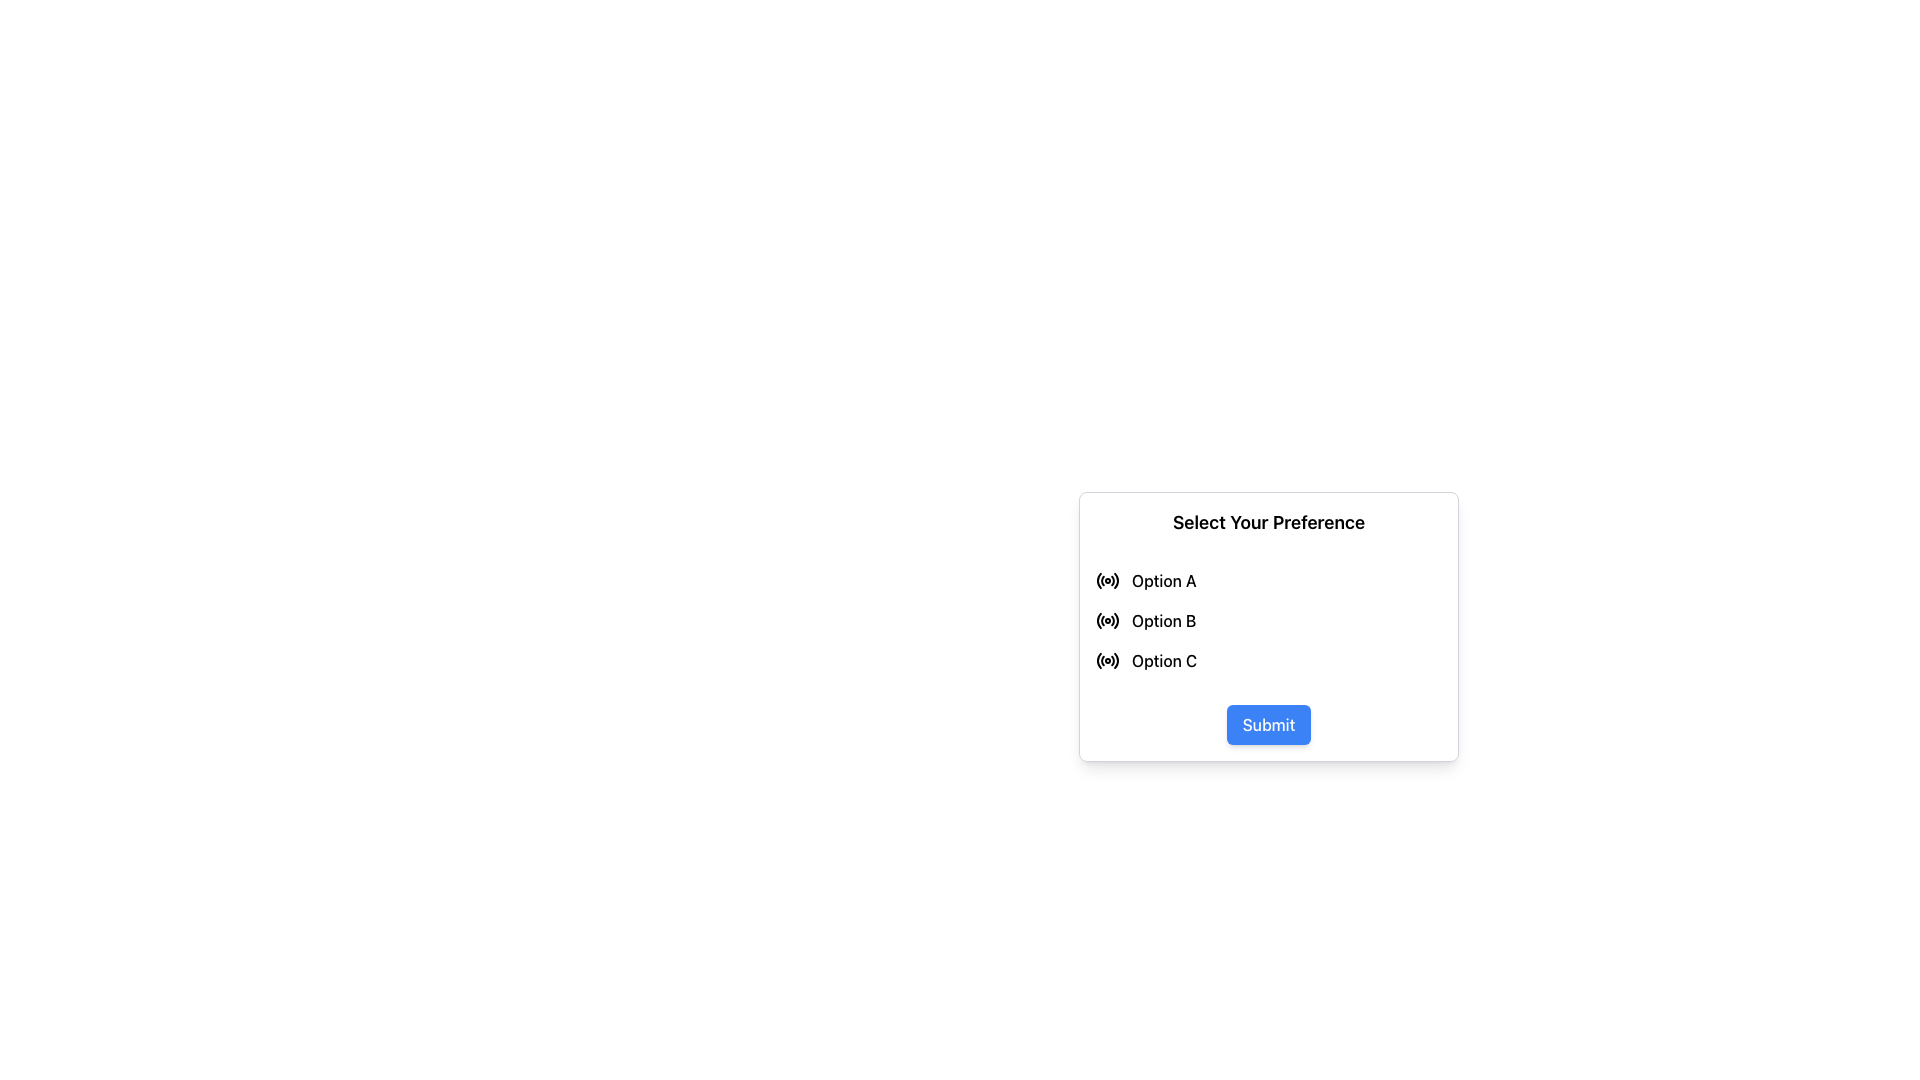  Describe the element at coordinates (1267, 620) in the screenshot. I see `the radio button group containing options 'Option A', 'Option B', and 'Option C' using keyboard navigation` at that location.